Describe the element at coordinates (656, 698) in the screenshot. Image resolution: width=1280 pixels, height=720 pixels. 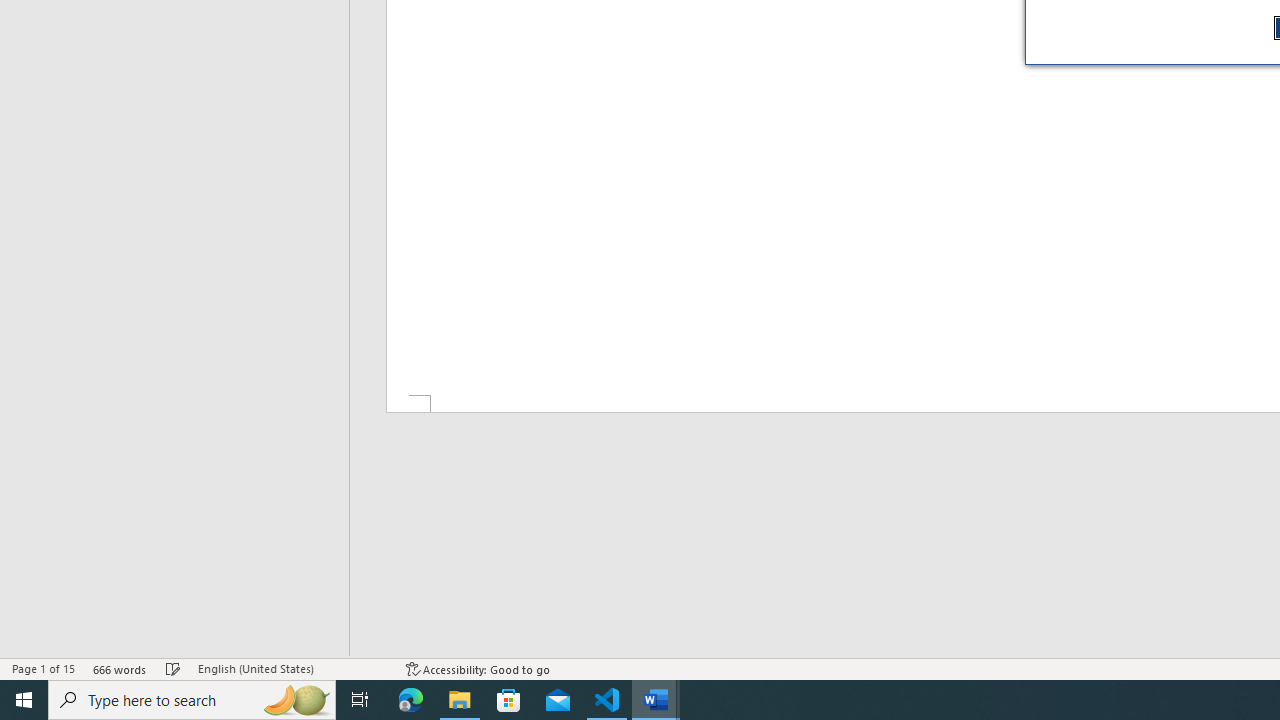
I see `'Word - 2 running windows'` at that location.